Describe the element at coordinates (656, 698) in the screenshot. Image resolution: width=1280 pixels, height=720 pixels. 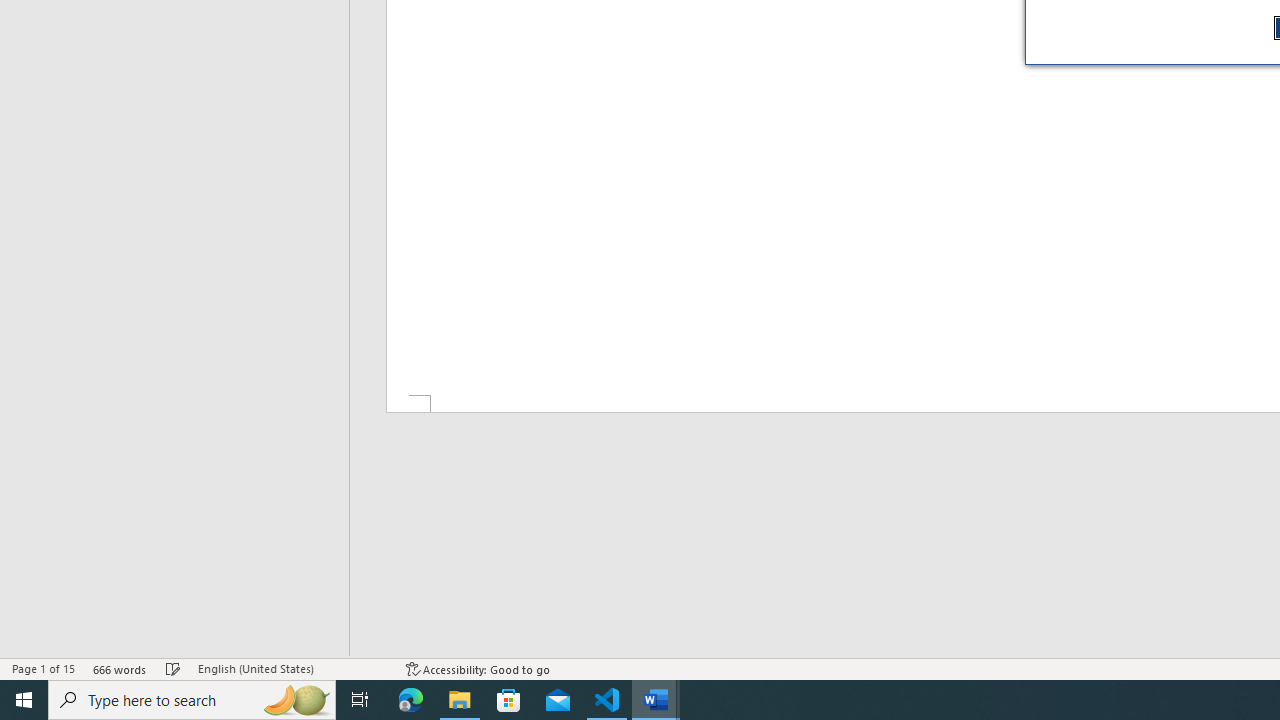
I see `'Word - 2 running windows'` at that location.